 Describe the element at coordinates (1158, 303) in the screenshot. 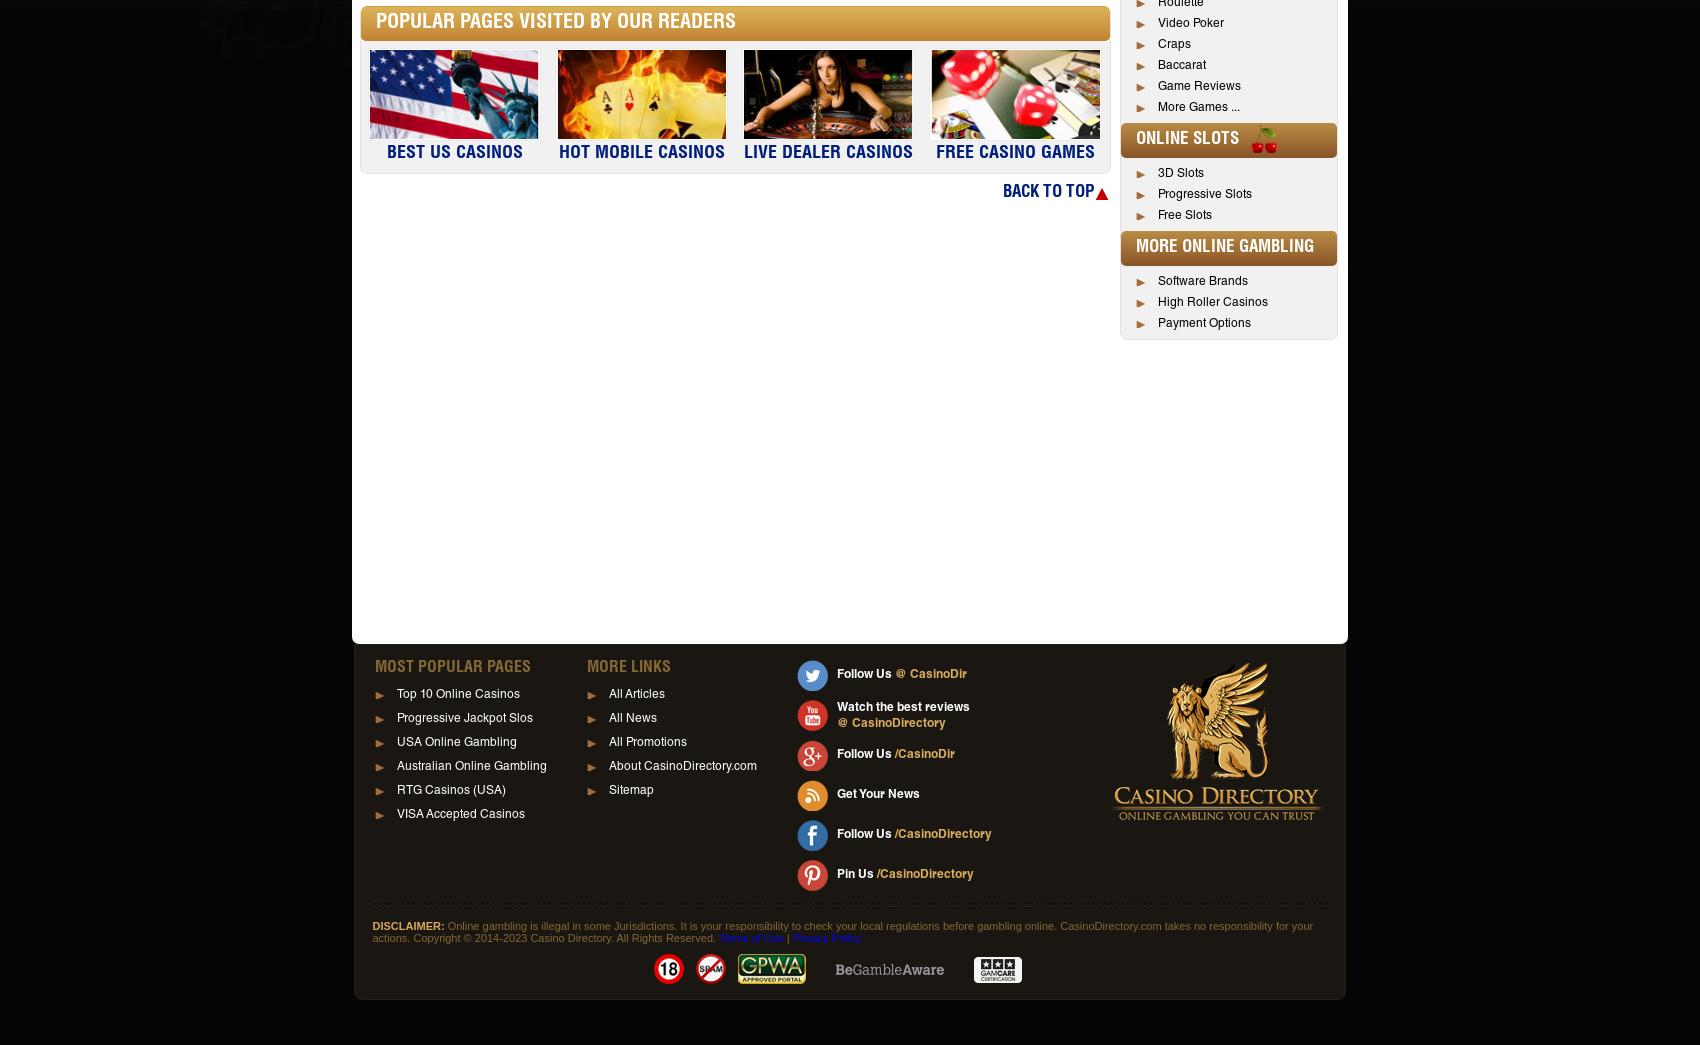

I see `'High Roller Casinos'` at that location.